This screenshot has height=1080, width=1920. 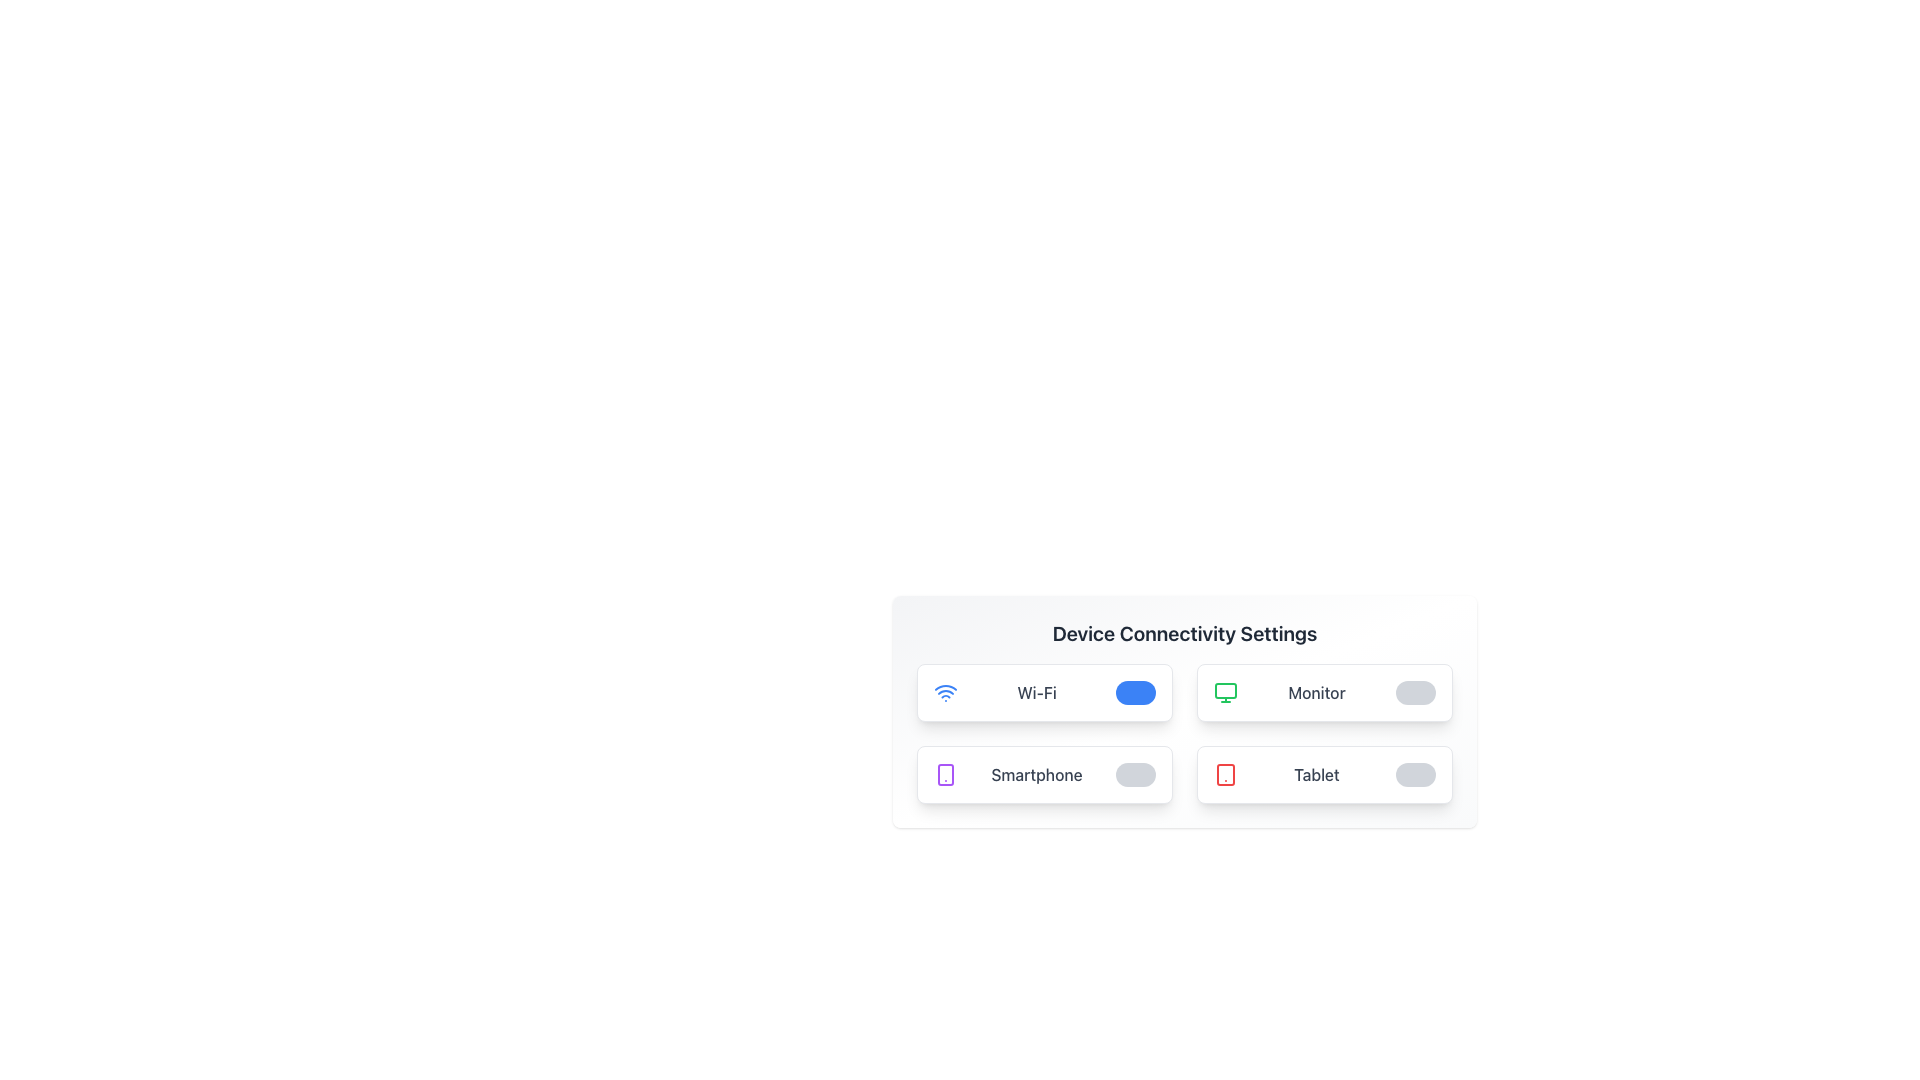 What do you see at coordinates (1224, 774) in the screenshot?
I see `the 'Tablet' device icon in the 'Device Connectivity Settings' interface` at bounding box center [1224, 774].